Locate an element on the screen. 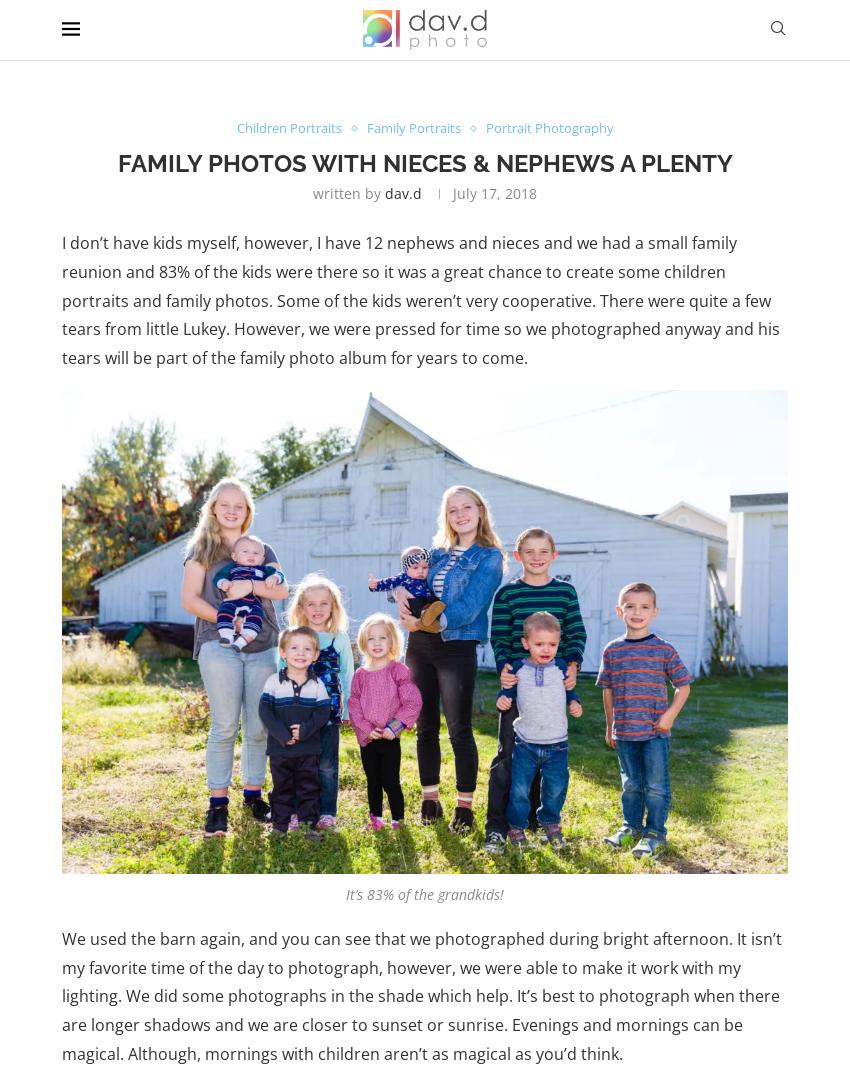  'Children Portraits' is located at coordinates (287, 126).